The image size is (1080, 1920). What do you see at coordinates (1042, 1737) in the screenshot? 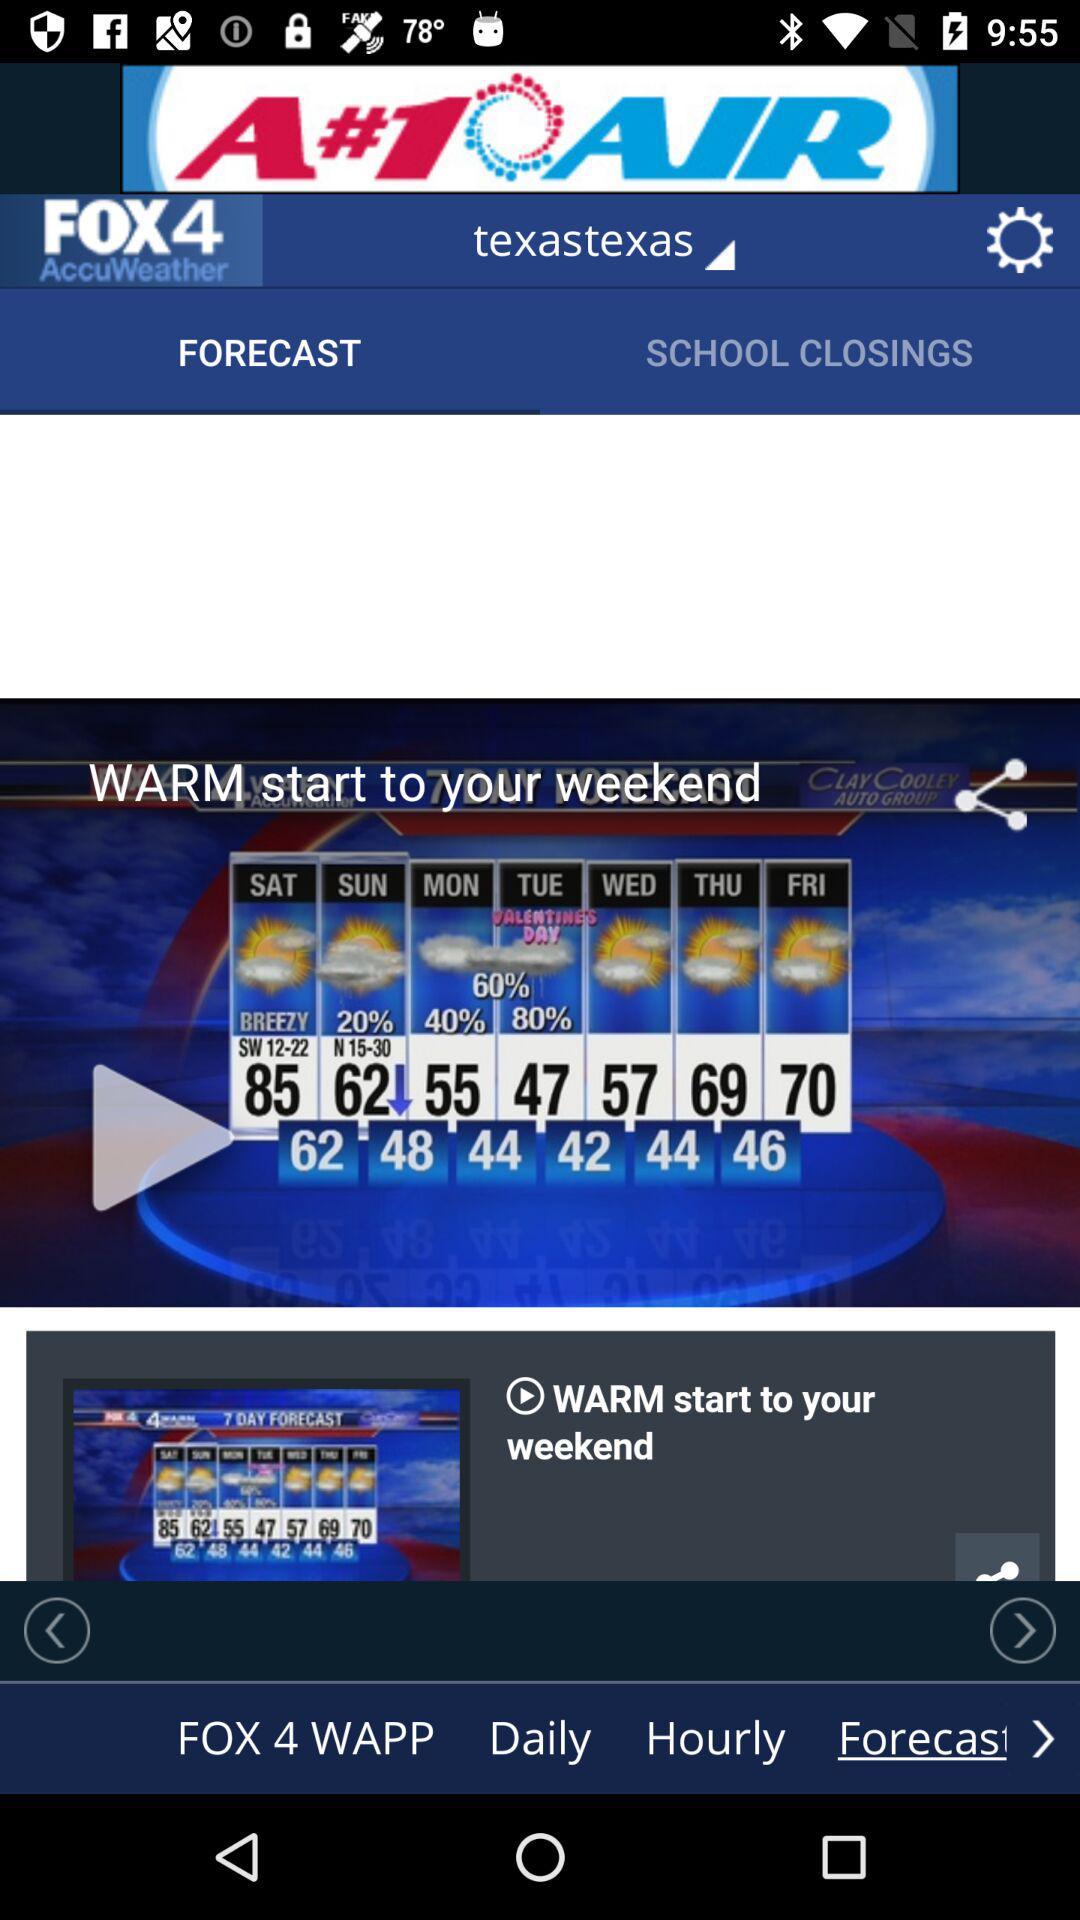
I see `the arrow_forward icon` at bounding box center [1042, 1737].